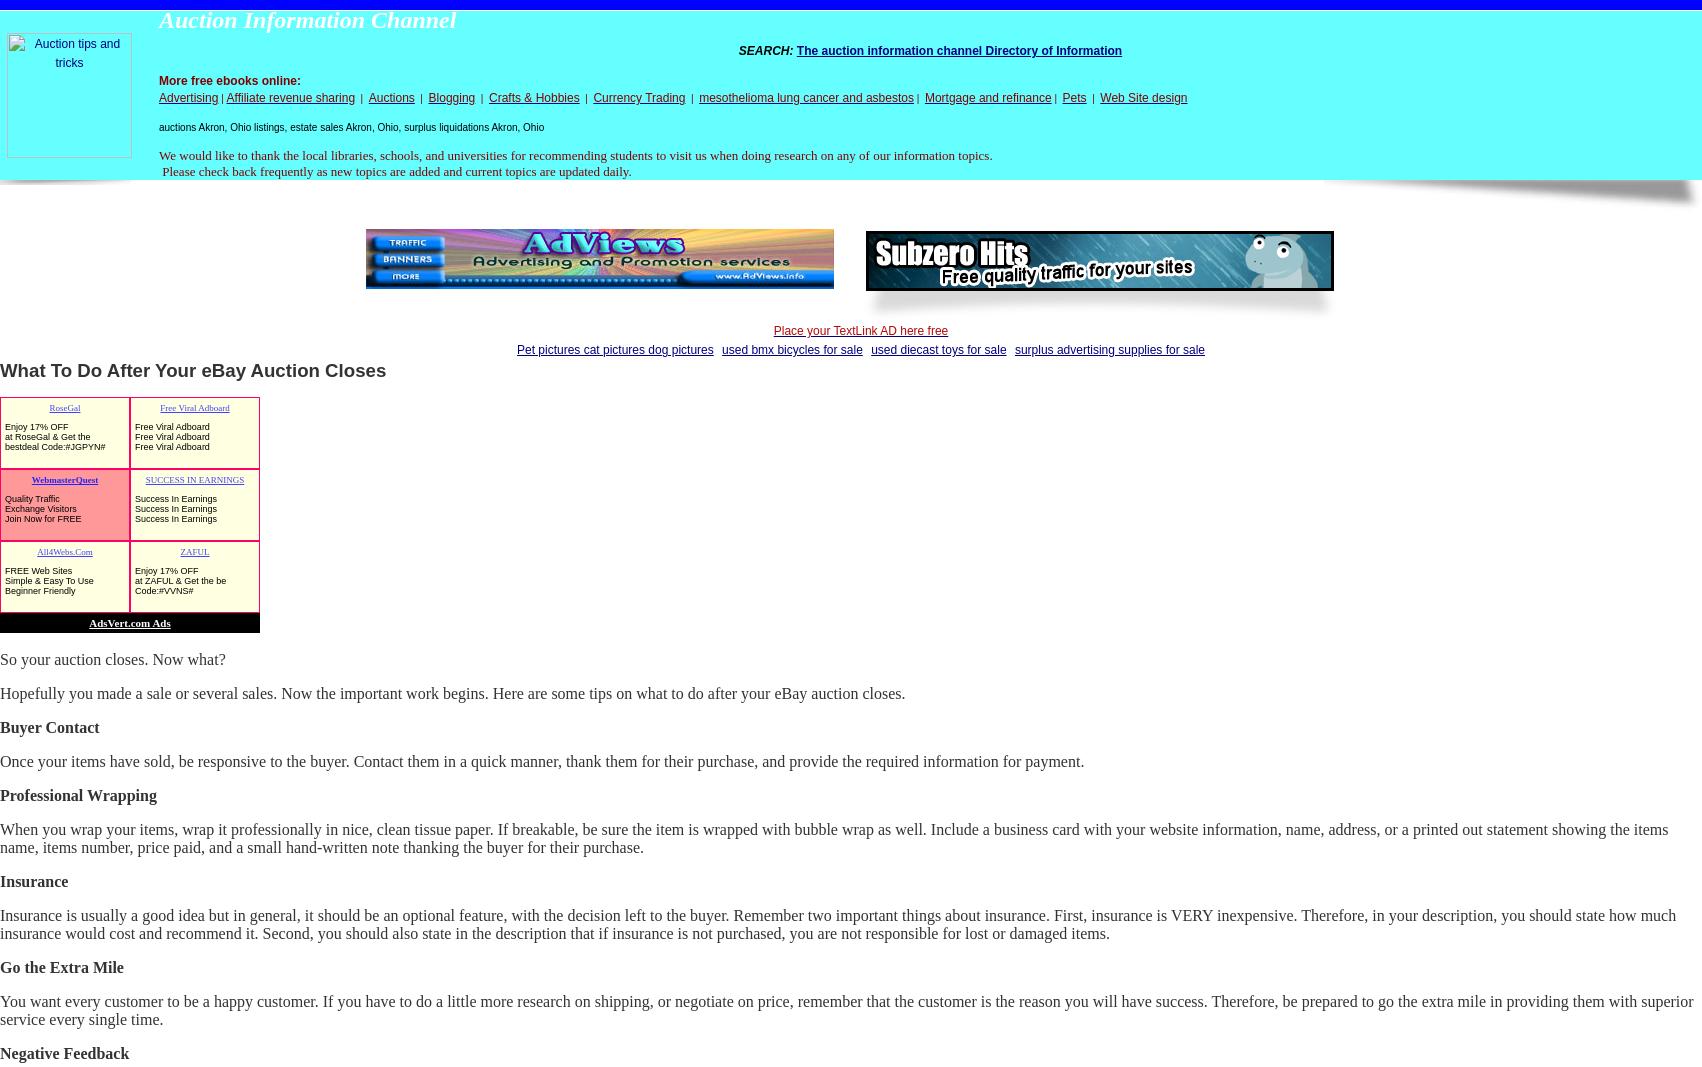 The image size is (1702, 1067). I want to click on 'Please check back frequently as new topics are added and current topics are updated daily.', so click(157, 170).